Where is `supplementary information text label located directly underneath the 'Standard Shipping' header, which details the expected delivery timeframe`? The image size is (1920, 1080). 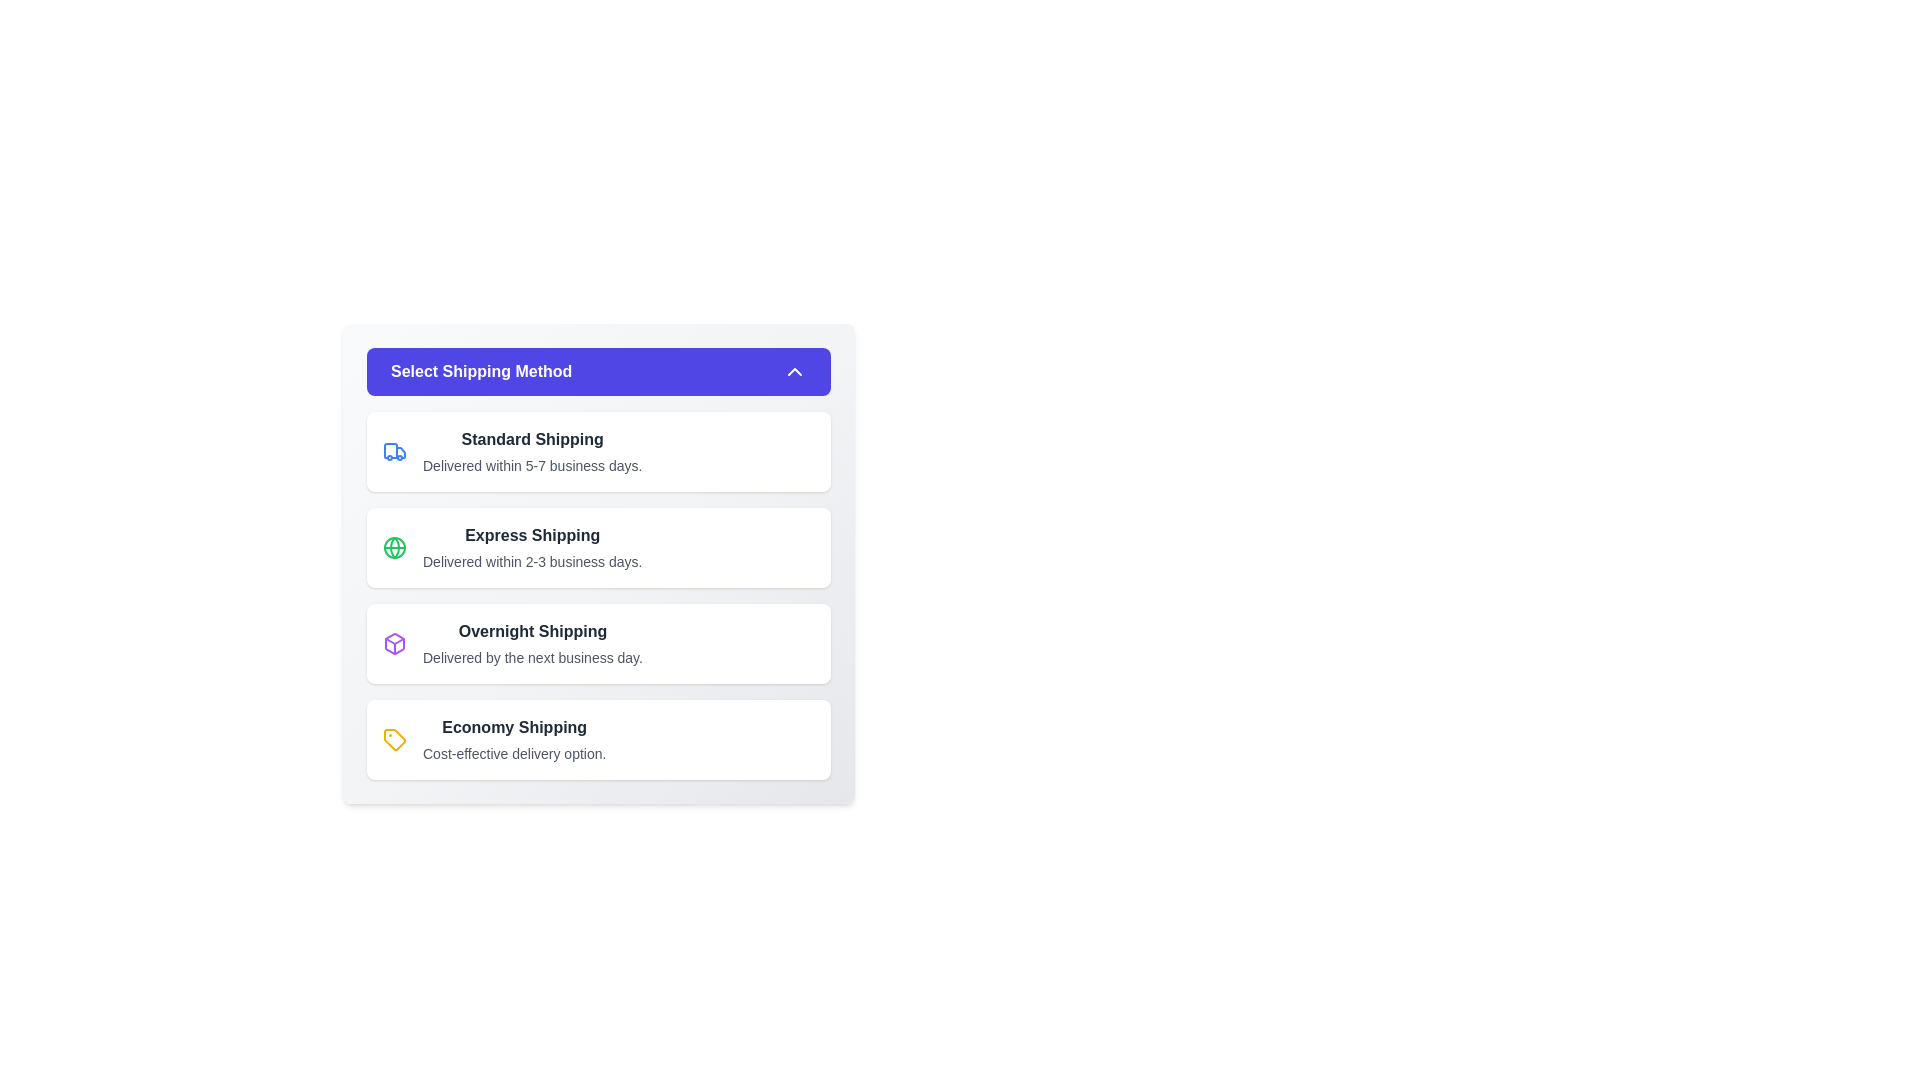
supplementary information text label located directly underneath the 'Standard Shipping' header, which details the expected delivery timeframe is located at coordinates (532, 466).